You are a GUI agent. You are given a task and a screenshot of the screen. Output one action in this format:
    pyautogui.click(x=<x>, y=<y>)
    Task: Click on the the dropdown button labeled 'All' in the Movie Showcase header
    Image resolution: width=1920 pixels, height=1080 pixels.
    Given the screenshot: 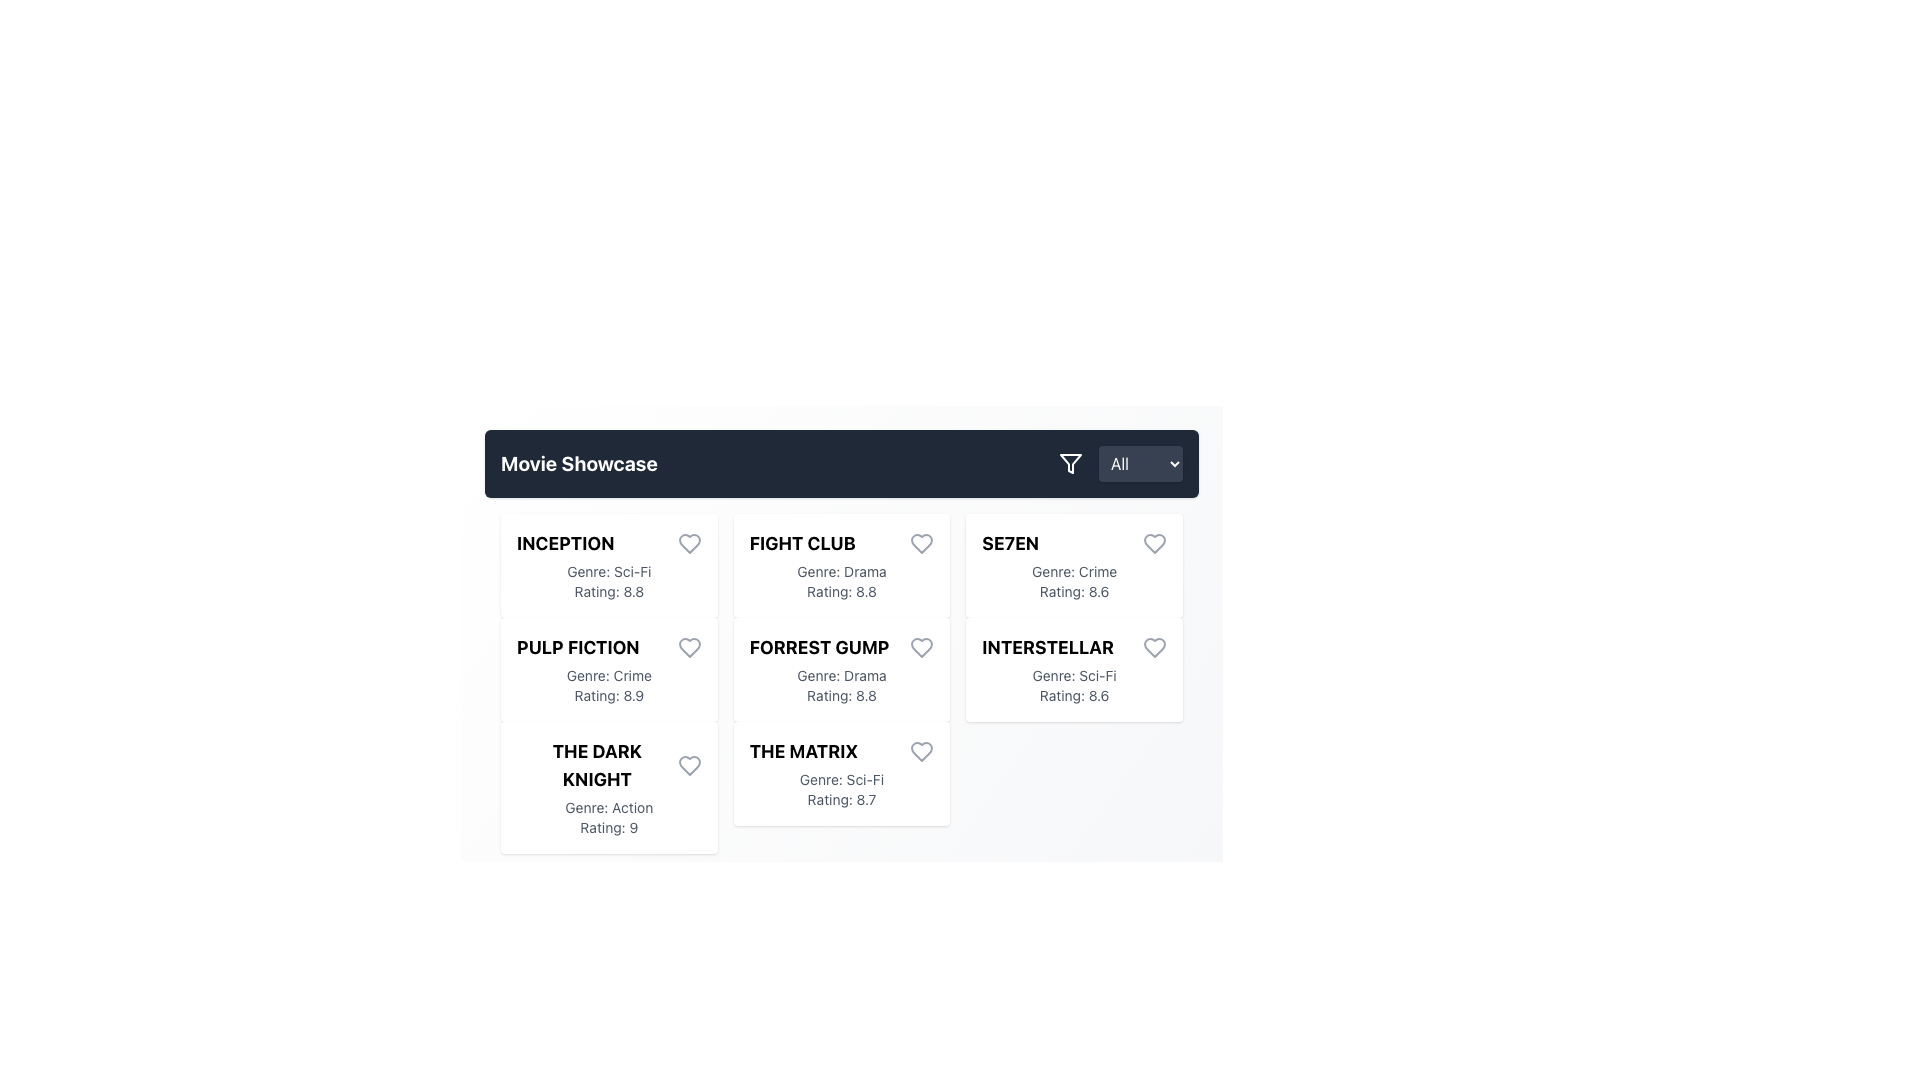 What is the action you would take?
    pyautogui.click(x=1121, y=463)
    